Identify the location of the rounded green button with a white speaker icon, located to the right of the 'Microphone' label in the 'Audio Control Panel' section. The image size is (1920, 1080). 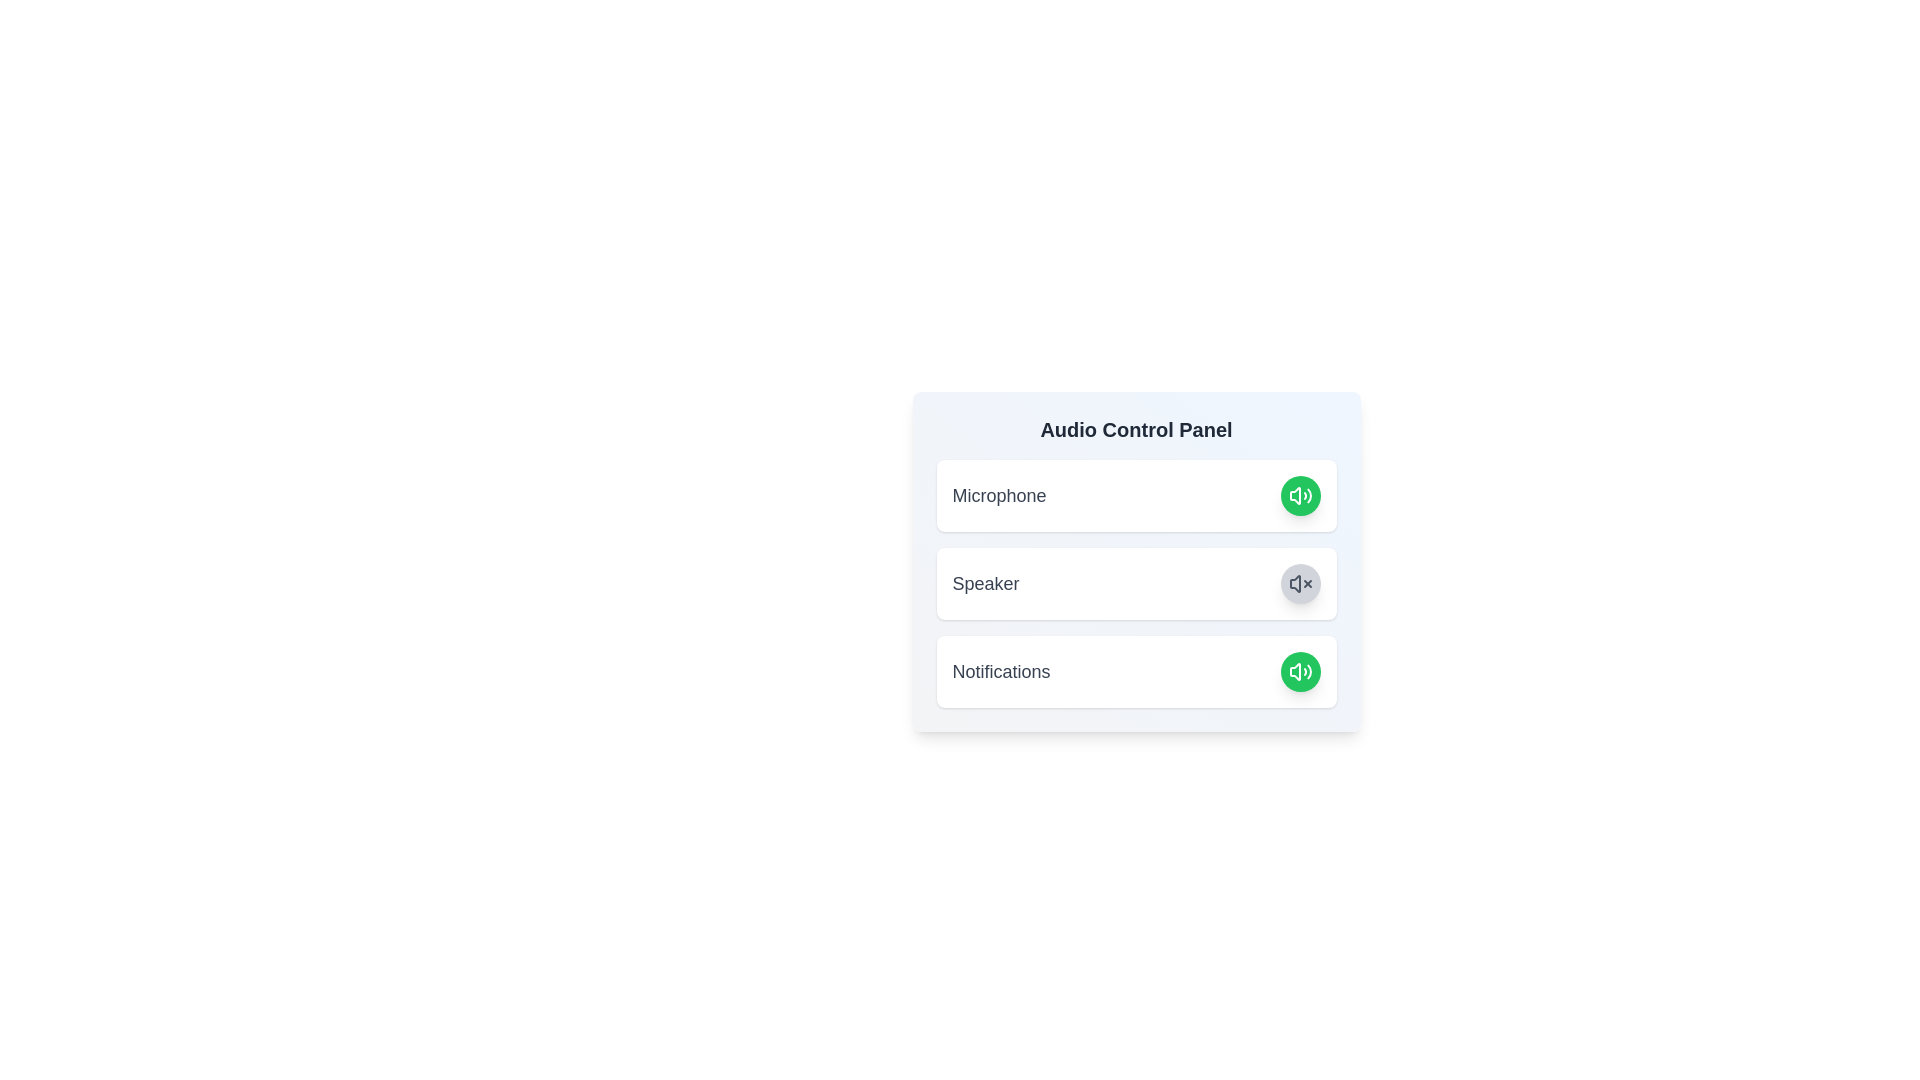
(1300, 495).